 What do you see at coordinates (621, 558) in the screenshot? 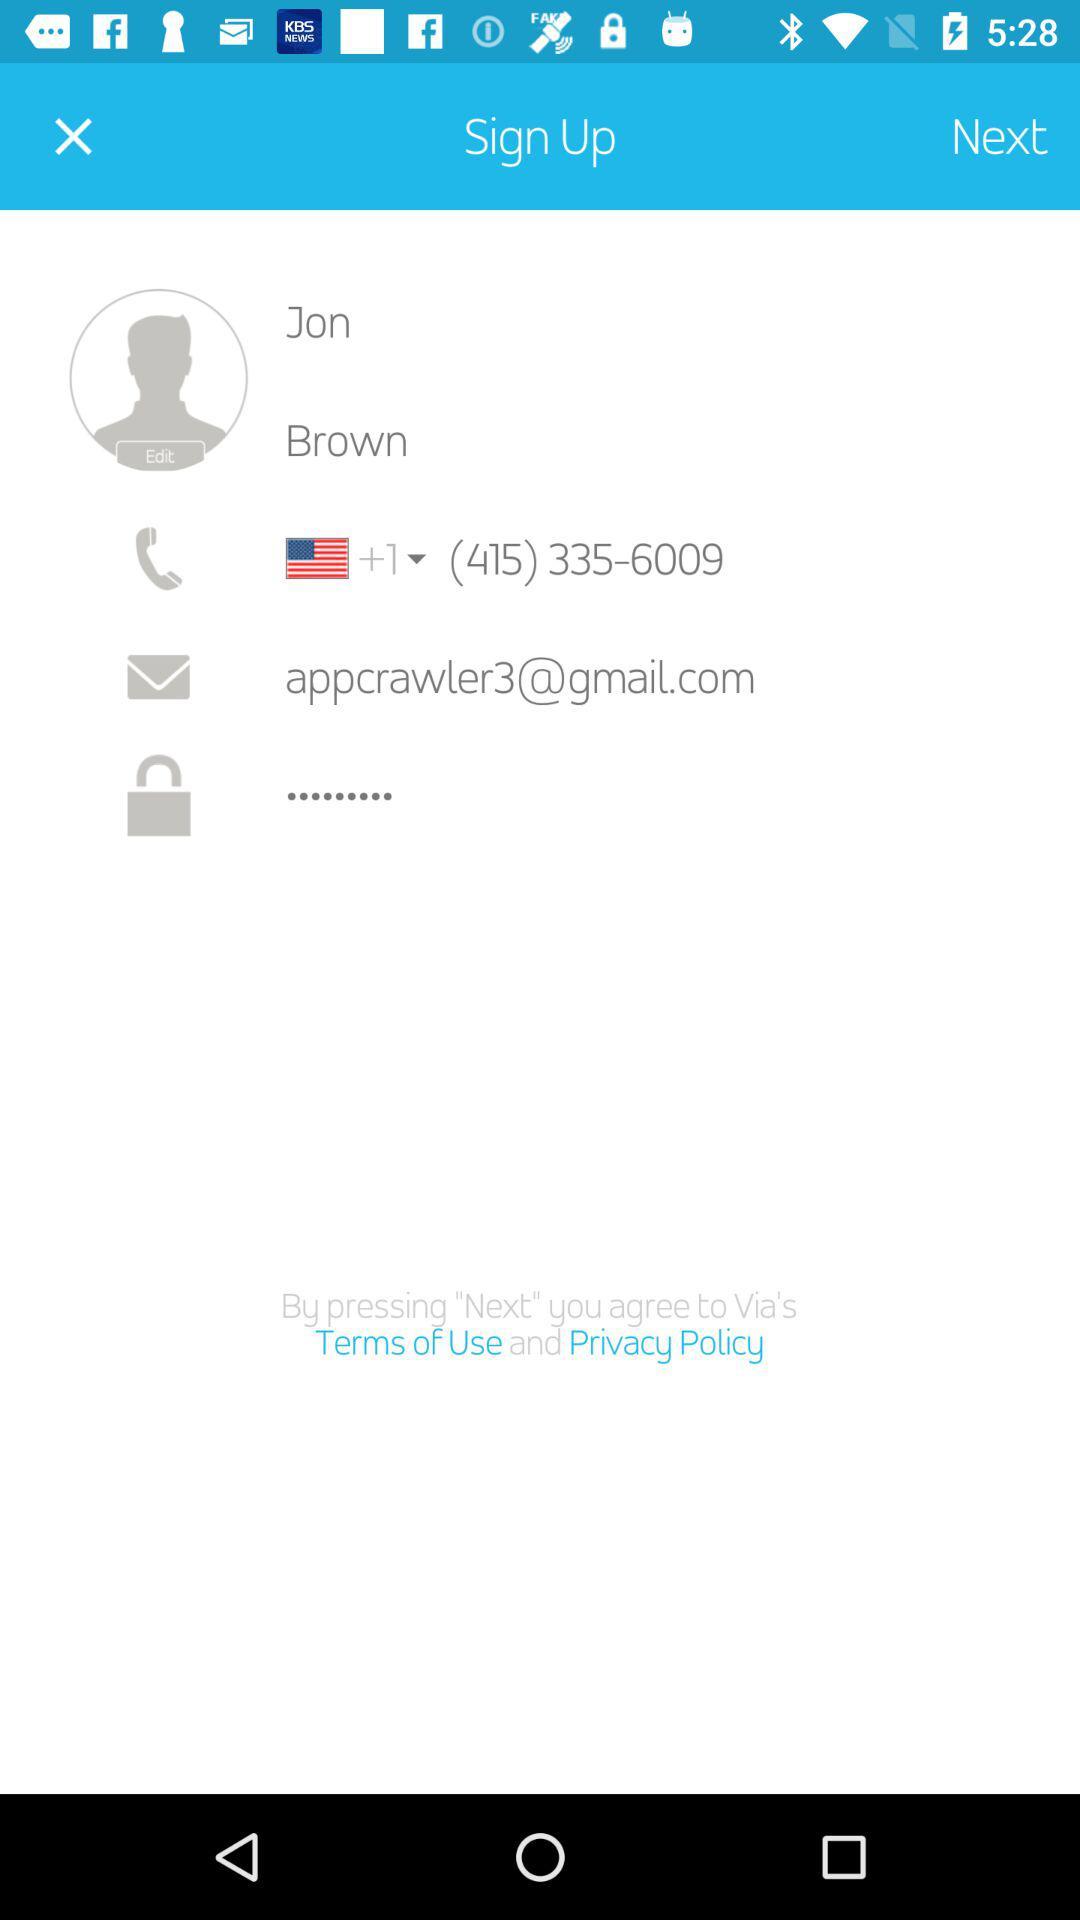
I see `(415) 335-6009 icon` at bounding box center [621, 558].